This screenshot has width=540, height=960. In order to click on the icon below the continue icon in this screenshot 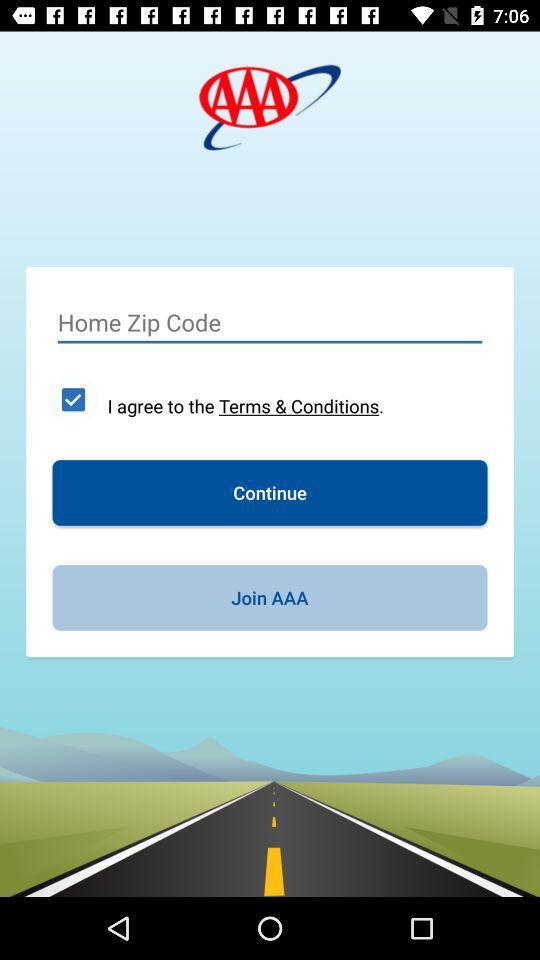, I will do `click(270, 597)`.